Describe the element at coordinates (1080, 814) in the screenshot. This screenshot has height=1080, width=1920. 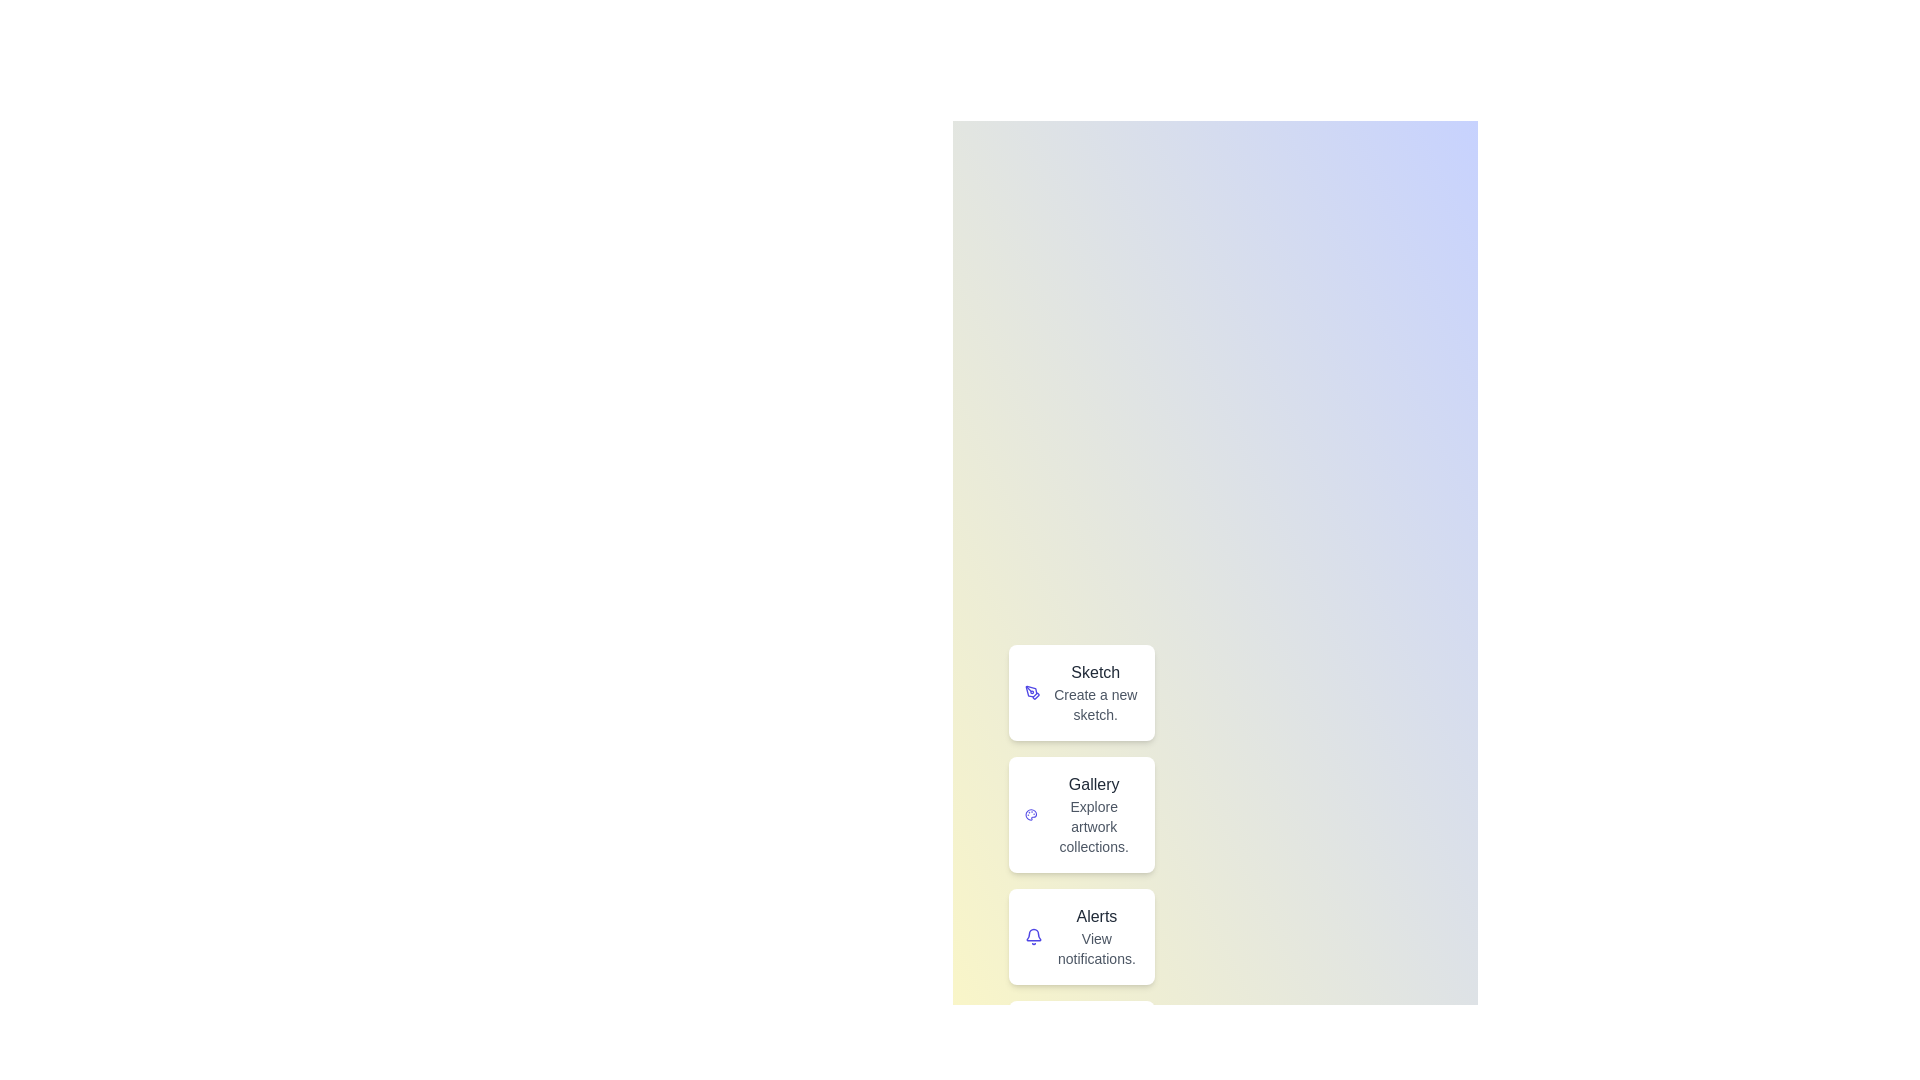
I see `the Gallery button to perform its action` at that location.